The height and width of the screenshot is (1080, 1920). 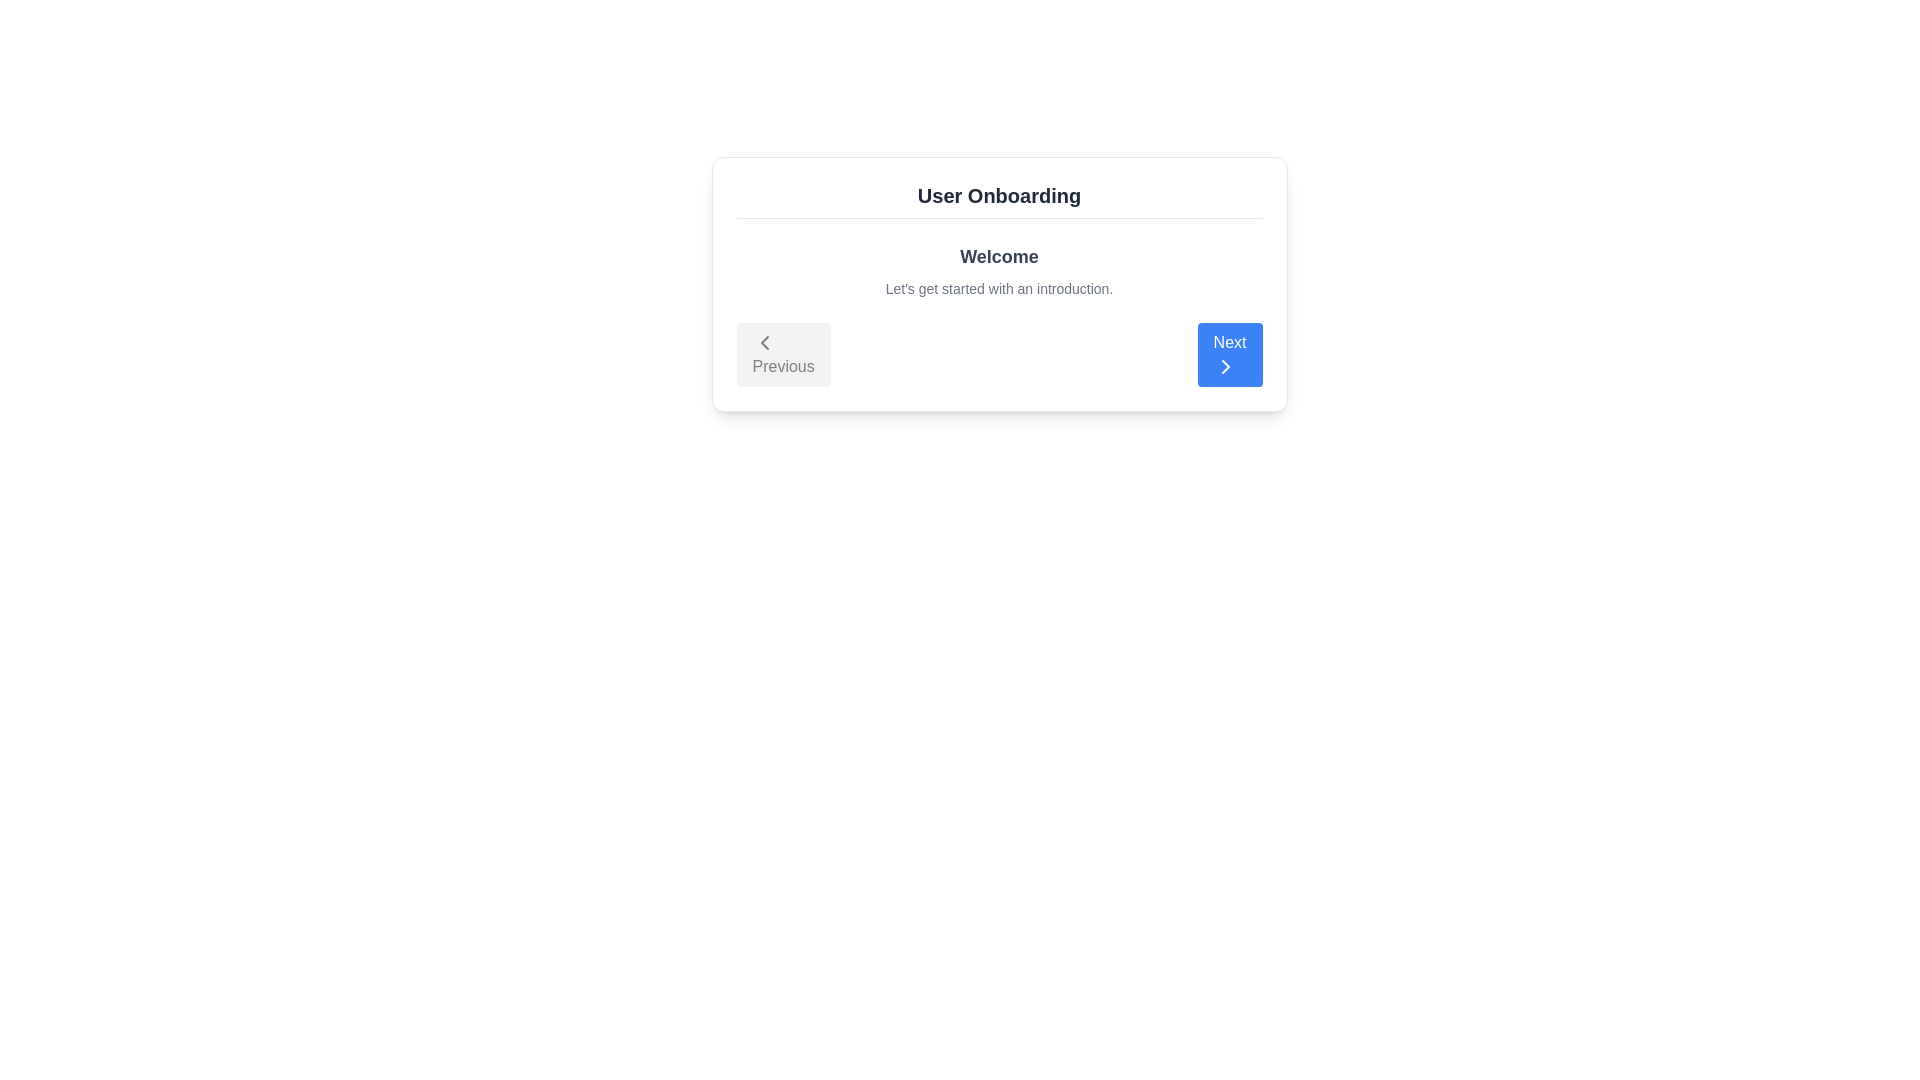 What do you see at coordinates (782, 353) in the screenshot?
I see `the 'Previous' button, which is a light gray rectangular button with rounded corners containing the text 'Previous' and a left-pointing chevron icon` at bounding box center [782, 353].